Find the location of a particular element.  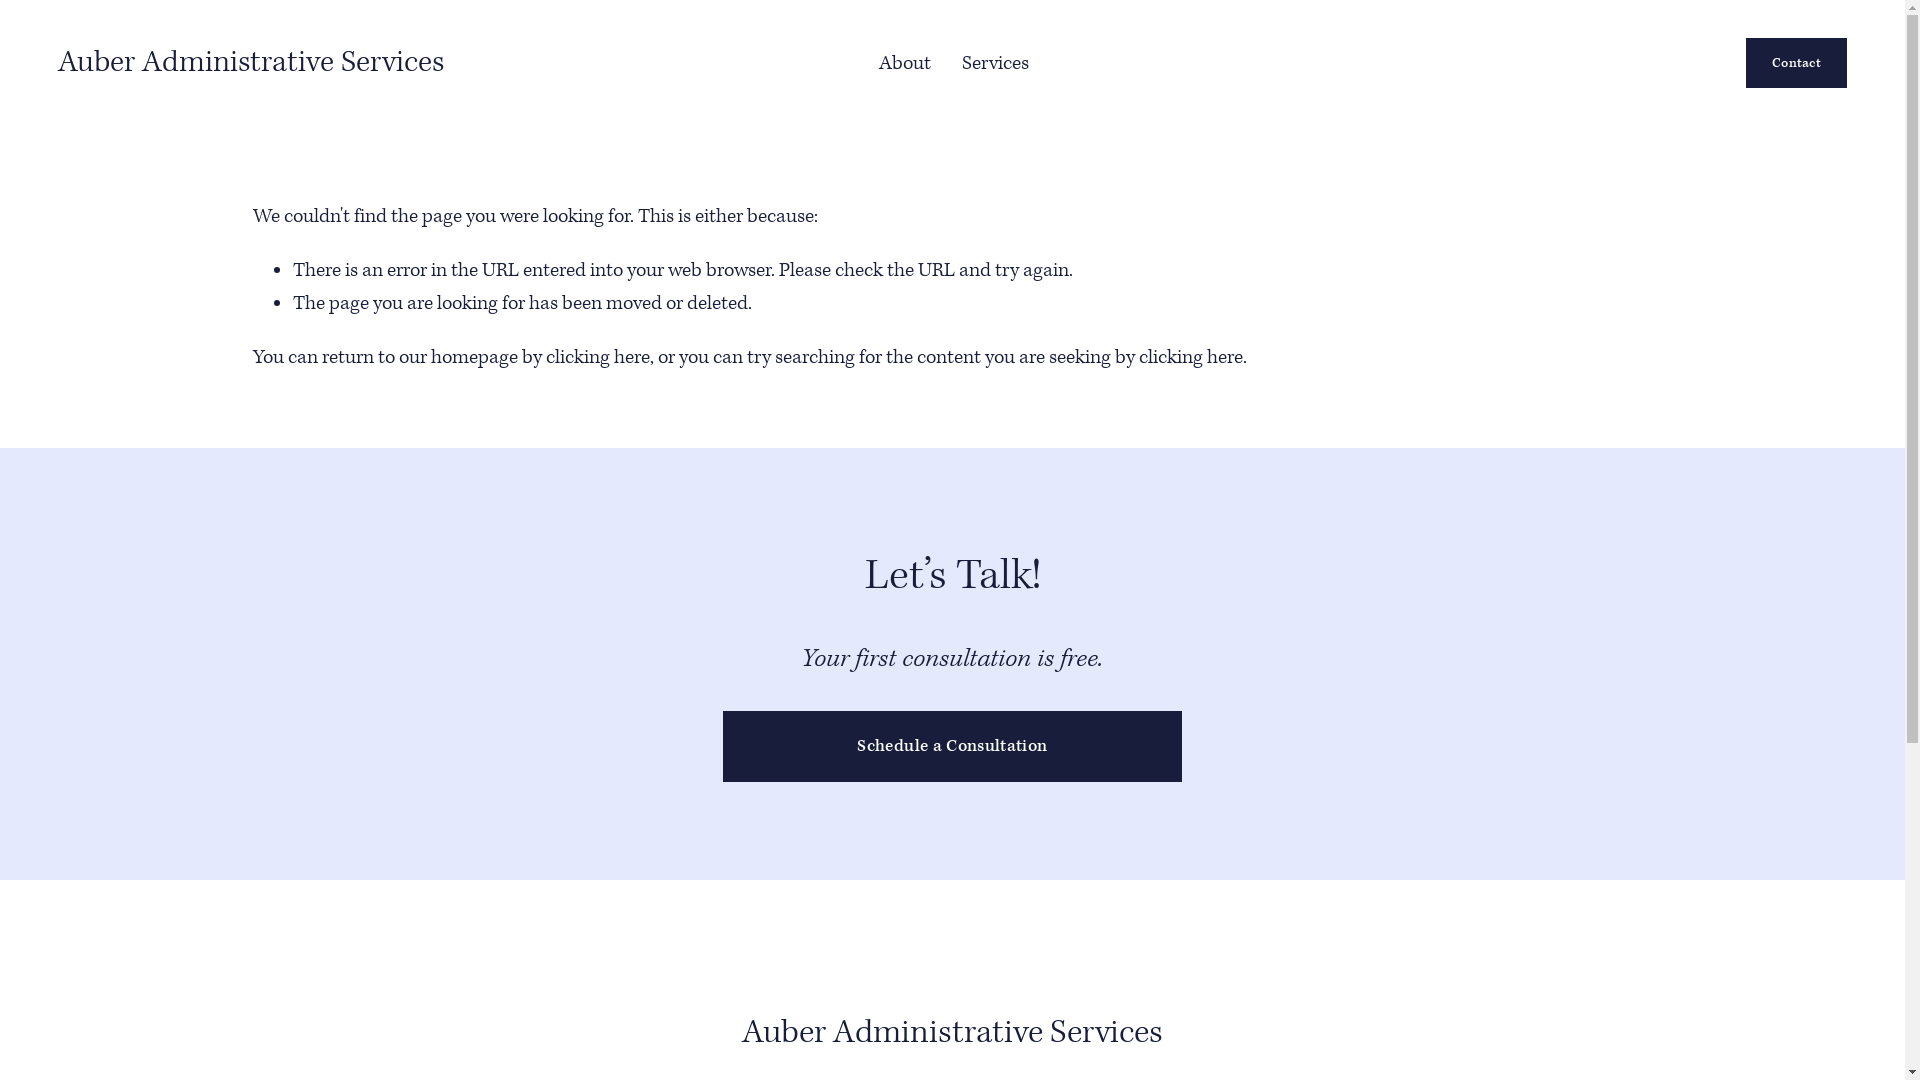

'Auber Administrative Services' is located at coordinates (249, 61).